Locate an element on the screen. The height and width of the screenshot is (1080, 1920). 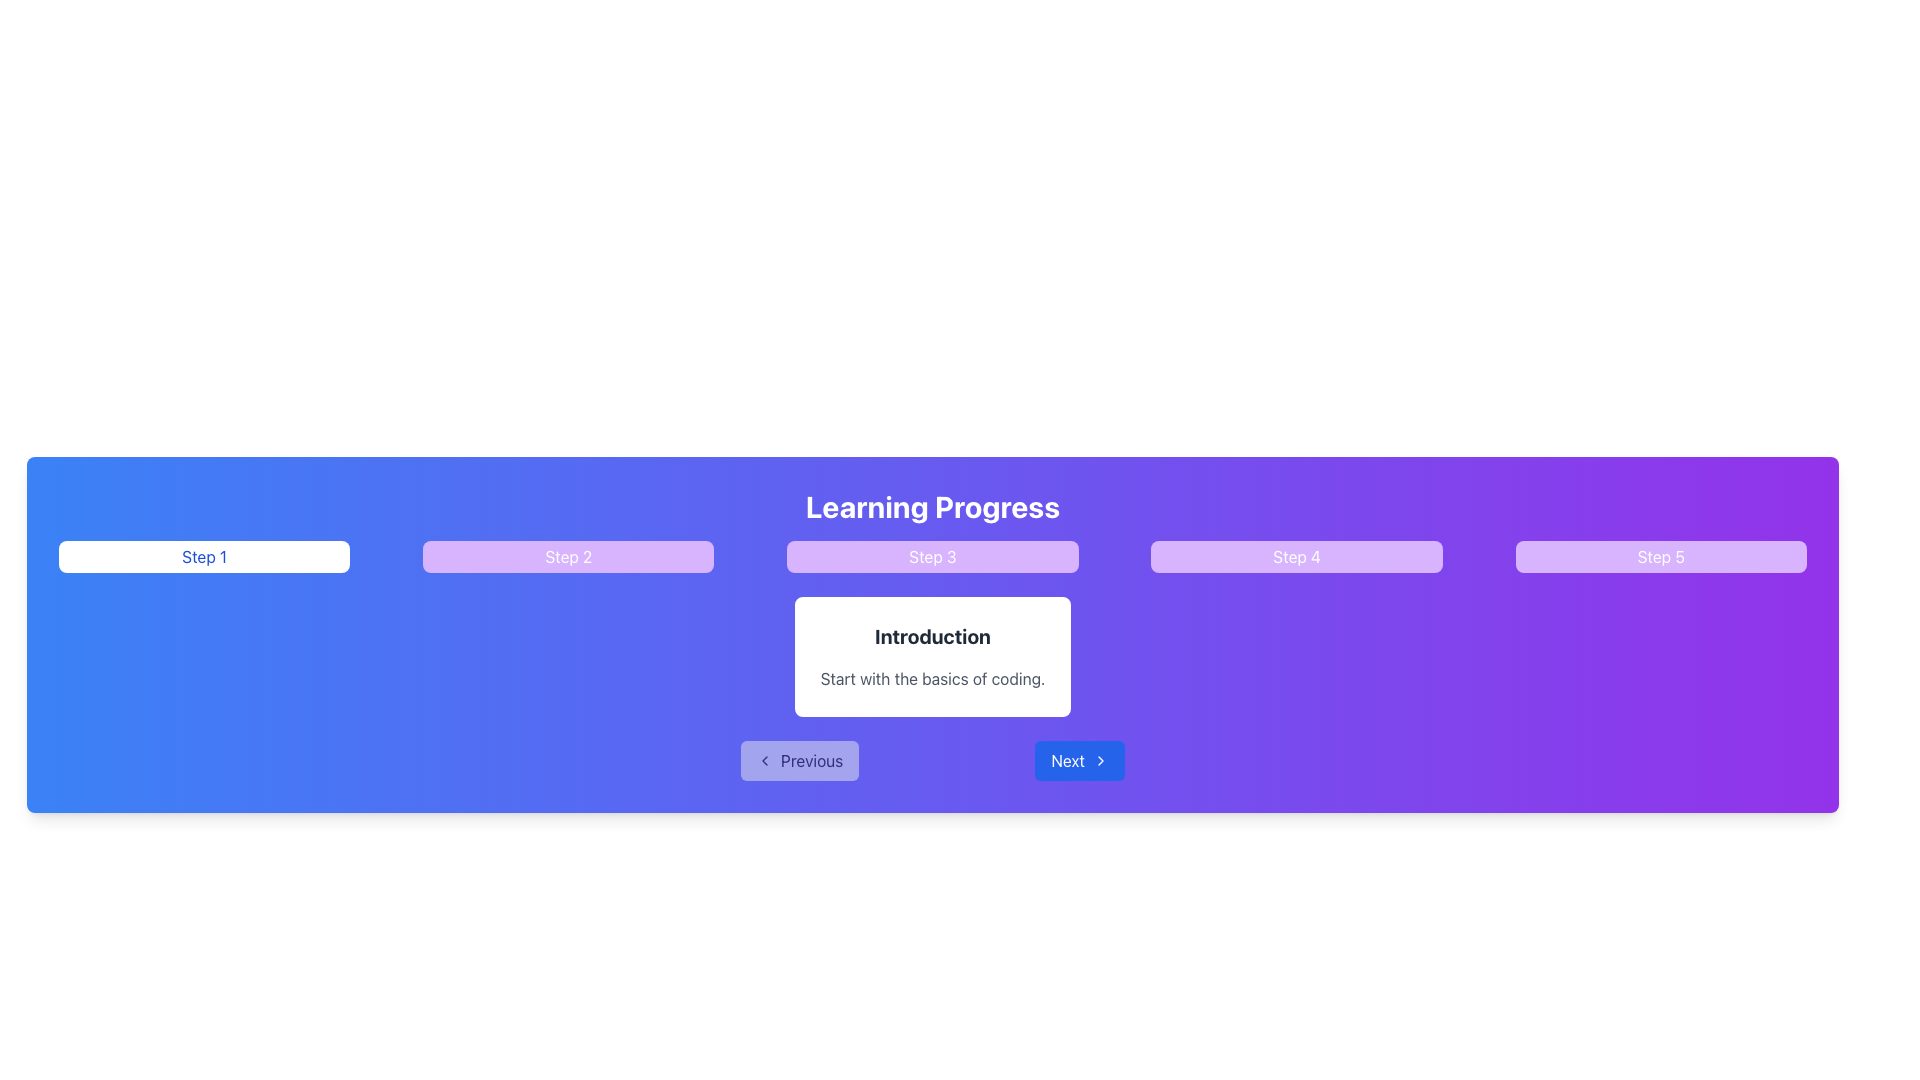
the 'Next' button which contains a right-pointing chevron icon, located at the bottom-right corner of the interface is located at coordinates (1099, 760).